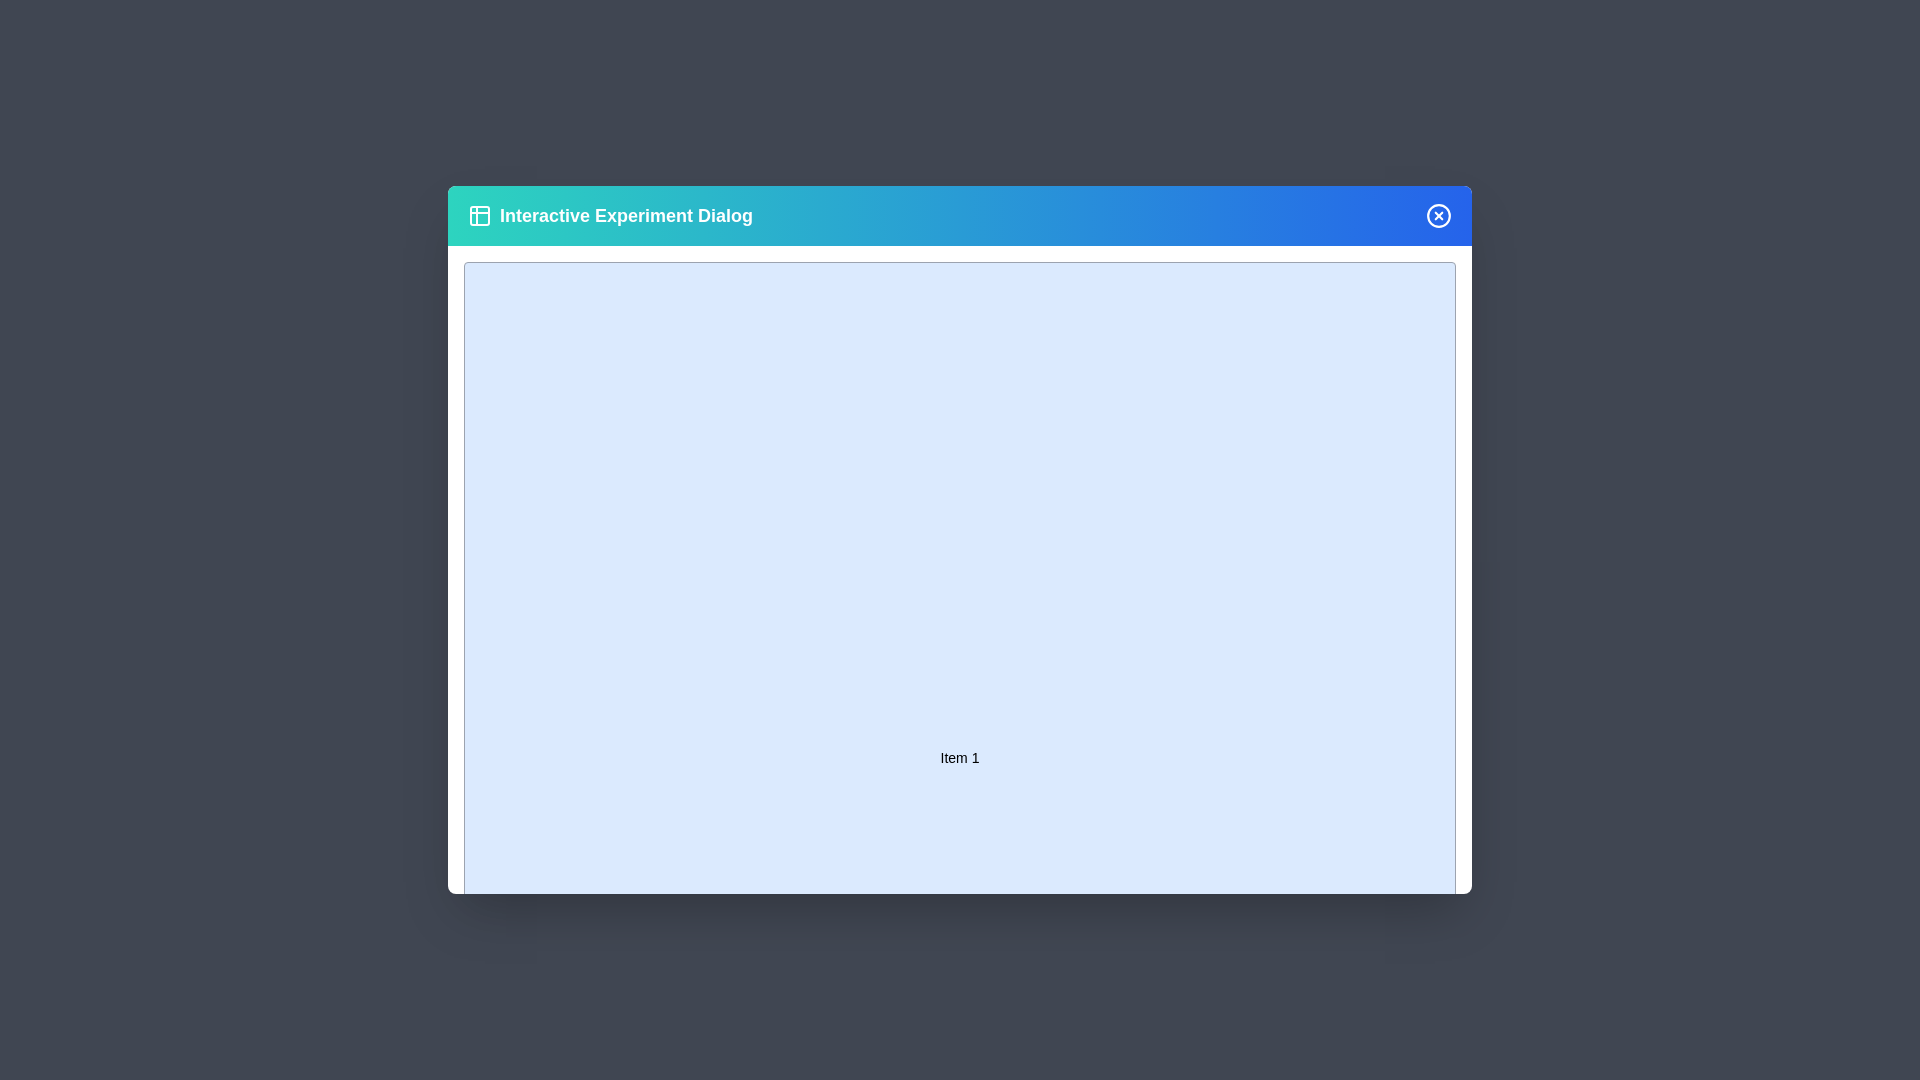 The height and width of the screenshot is (1080, 1920). Describe the element at coordinates (960, 216) in the screenshot. I see `the header of the dialog to inspect its elements` at that location.